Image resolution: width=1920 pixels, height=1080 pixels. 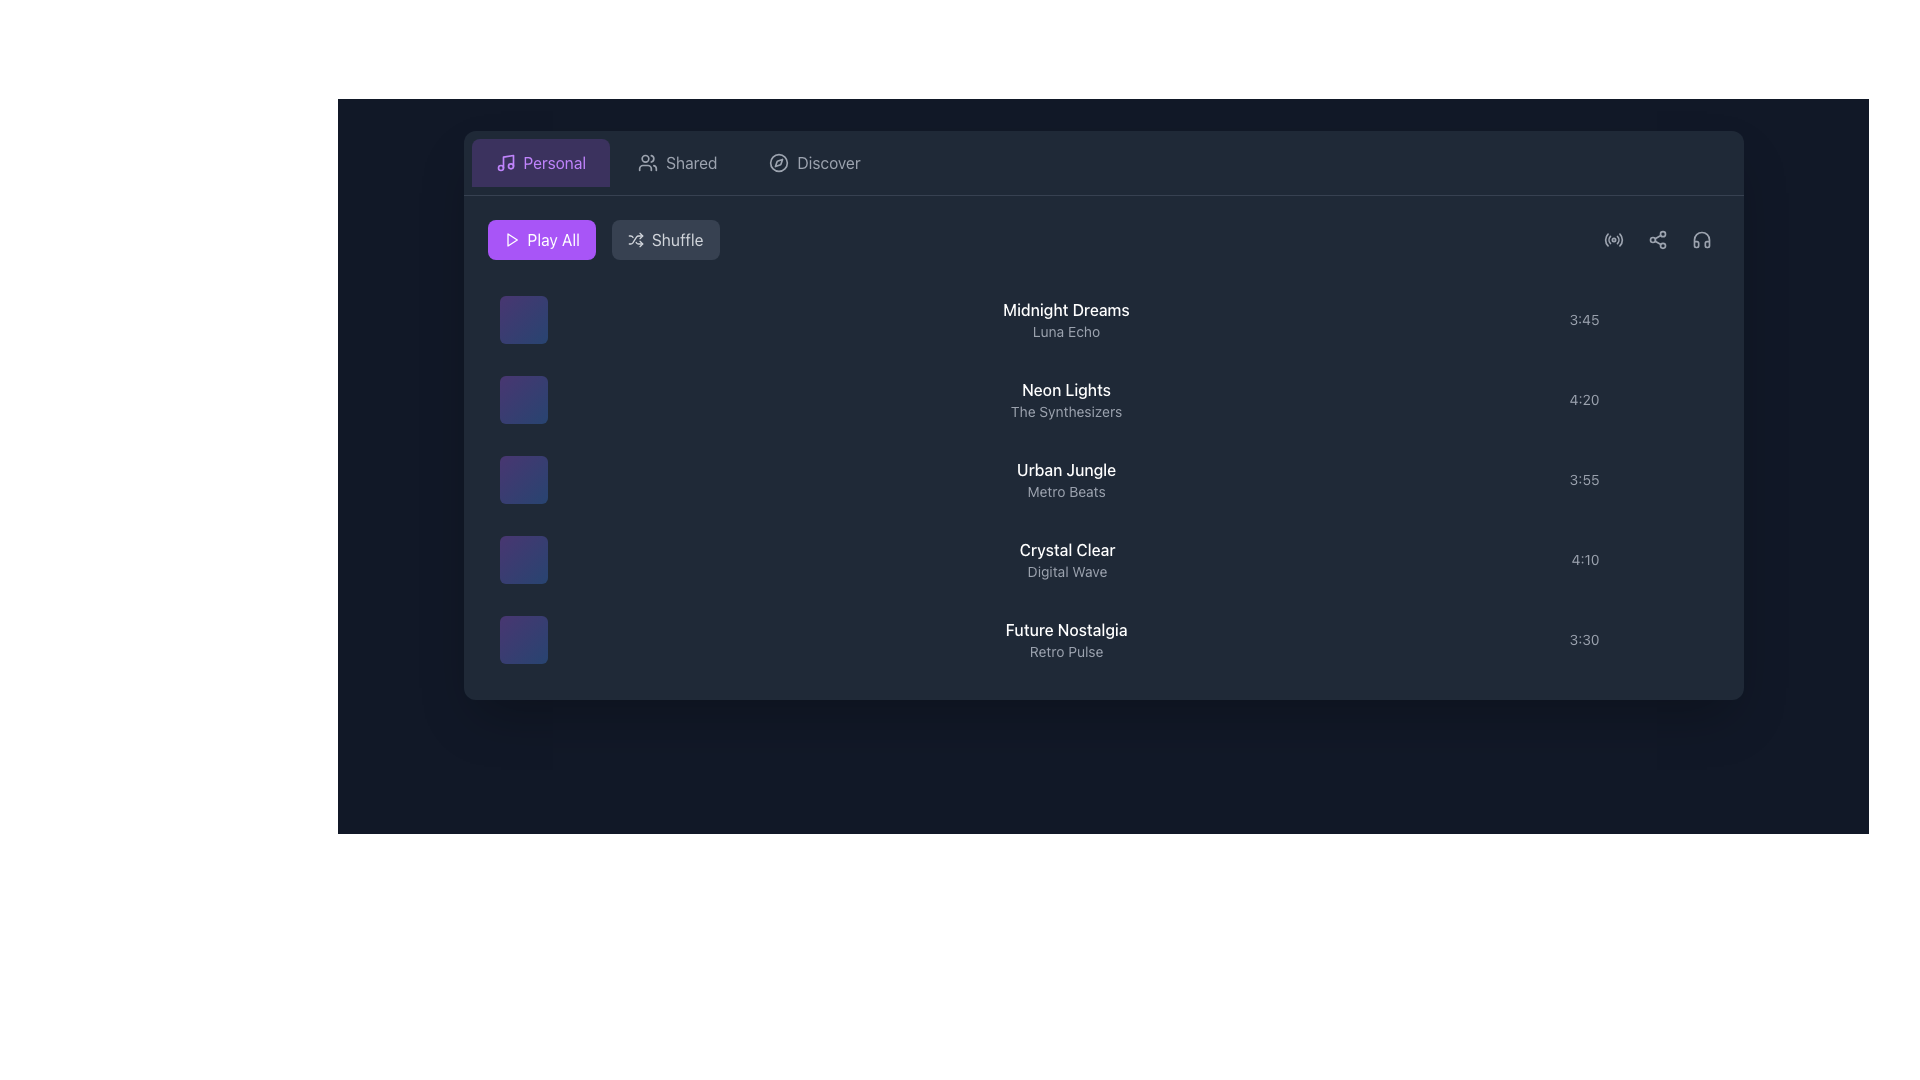 I want to click on the text block titled 'Urban Jungle' which is the third item in the list of song titles, positioned between 'Neon Lights - The Synthesizers' and 'Crystal Clear - Digital Wave', so click(x=1065, y=479).